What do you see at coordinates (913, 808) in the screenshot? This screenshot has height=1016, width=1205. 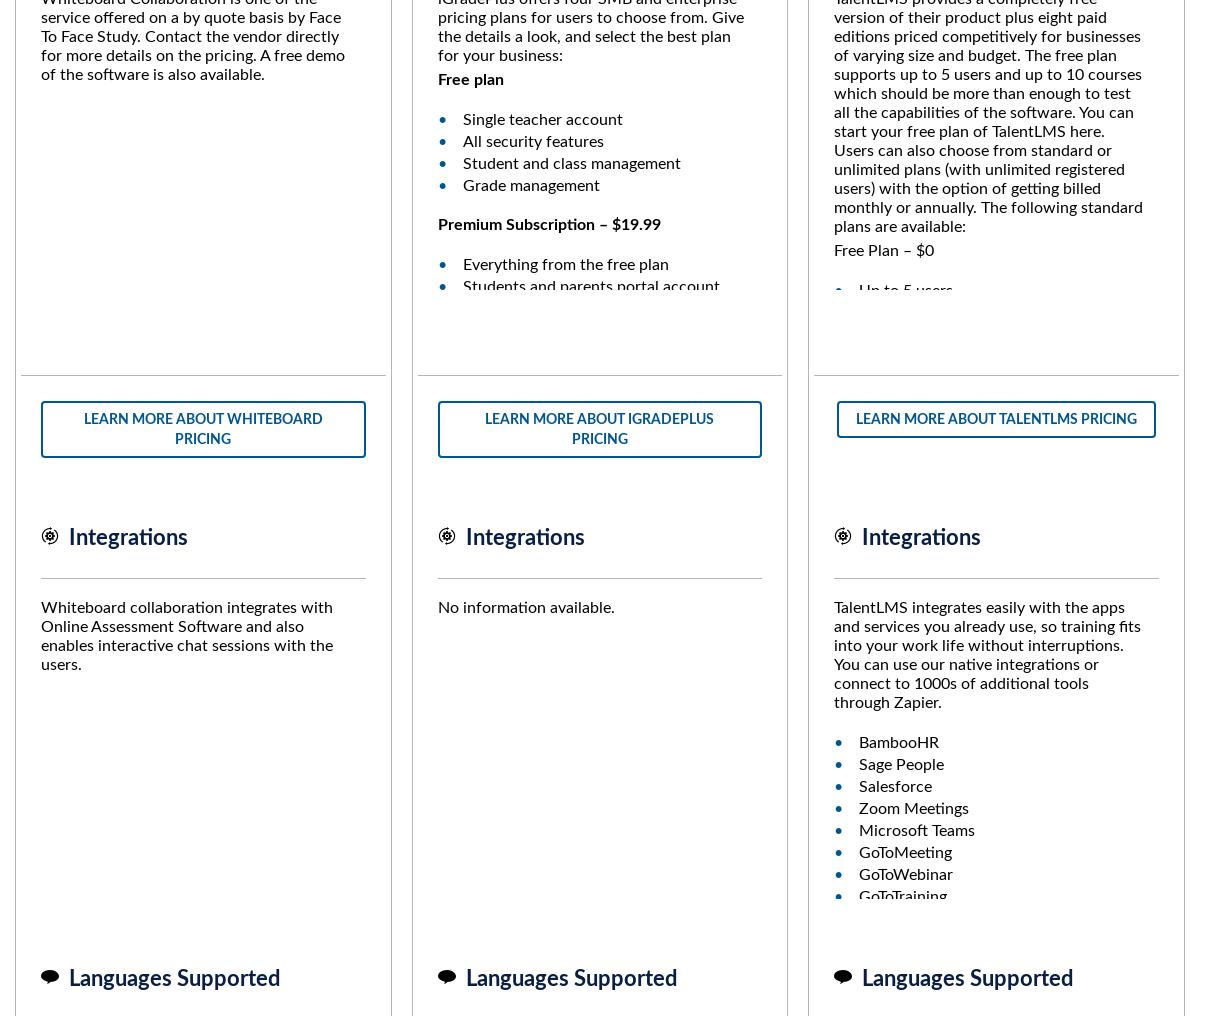 I see `'Zoom Meetings'` at bounding box center [913, 808].